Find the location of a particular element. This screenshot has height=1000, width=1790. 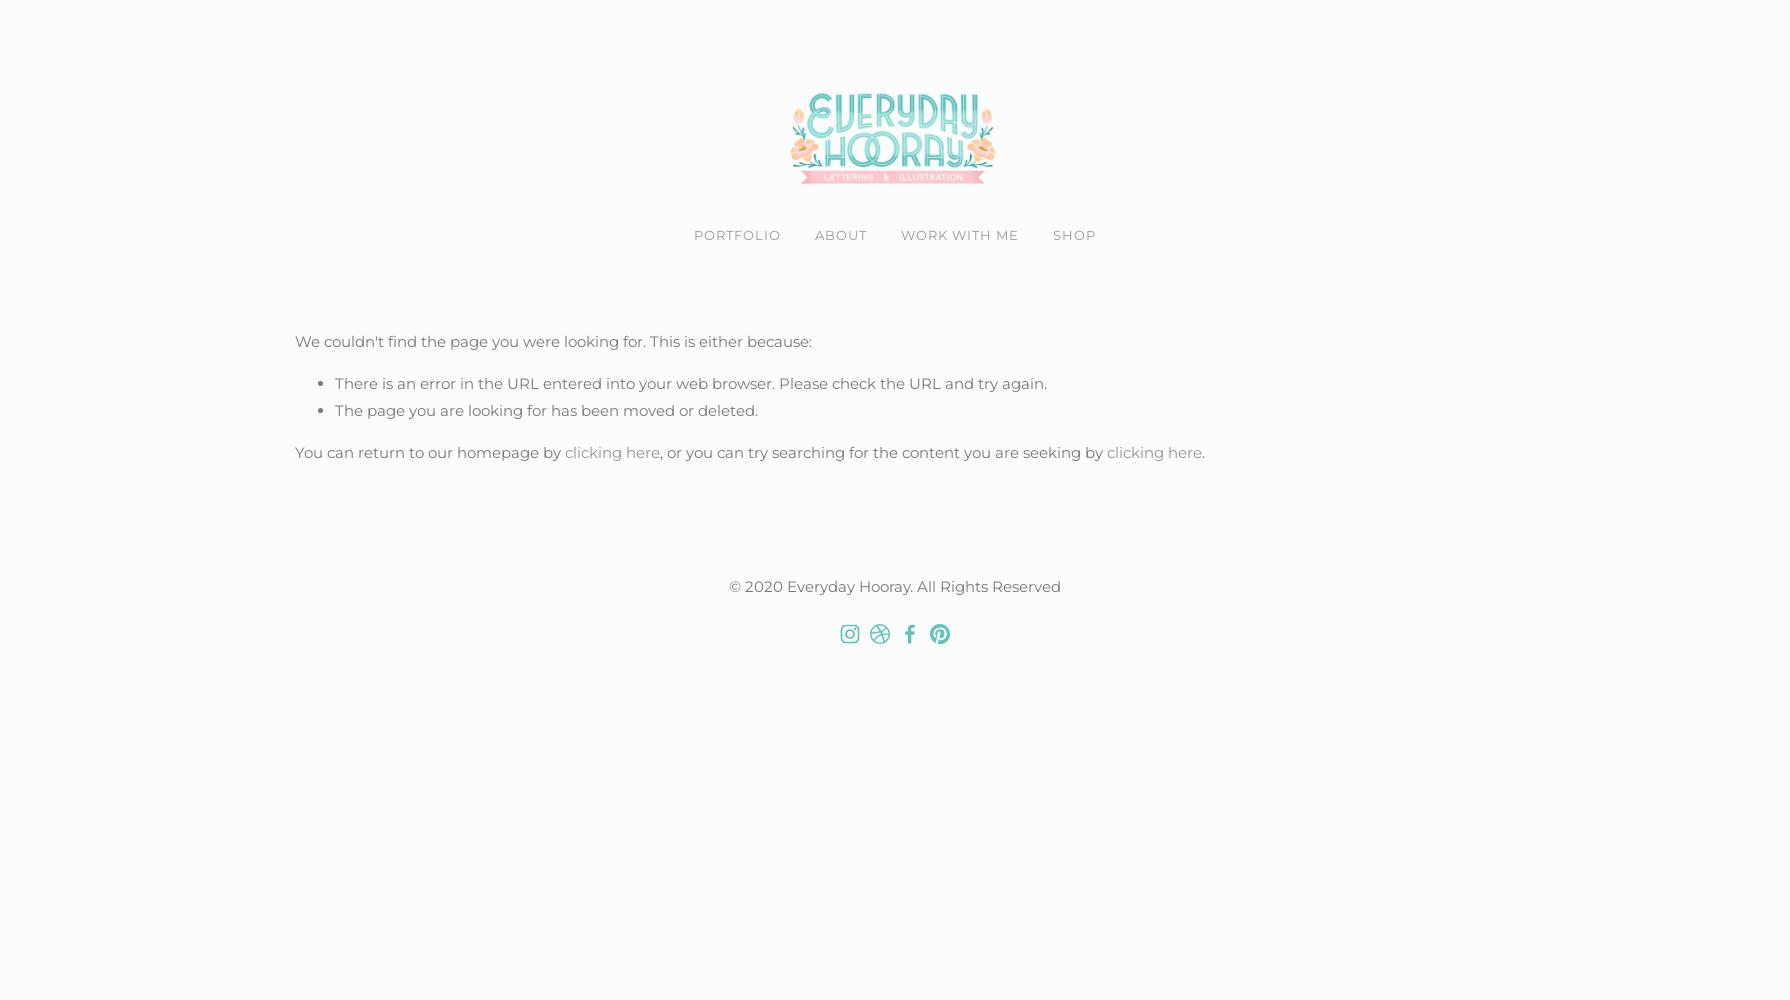

', or you can try searching for the
  content you are seeking by' is located at coordinates (882, 450).